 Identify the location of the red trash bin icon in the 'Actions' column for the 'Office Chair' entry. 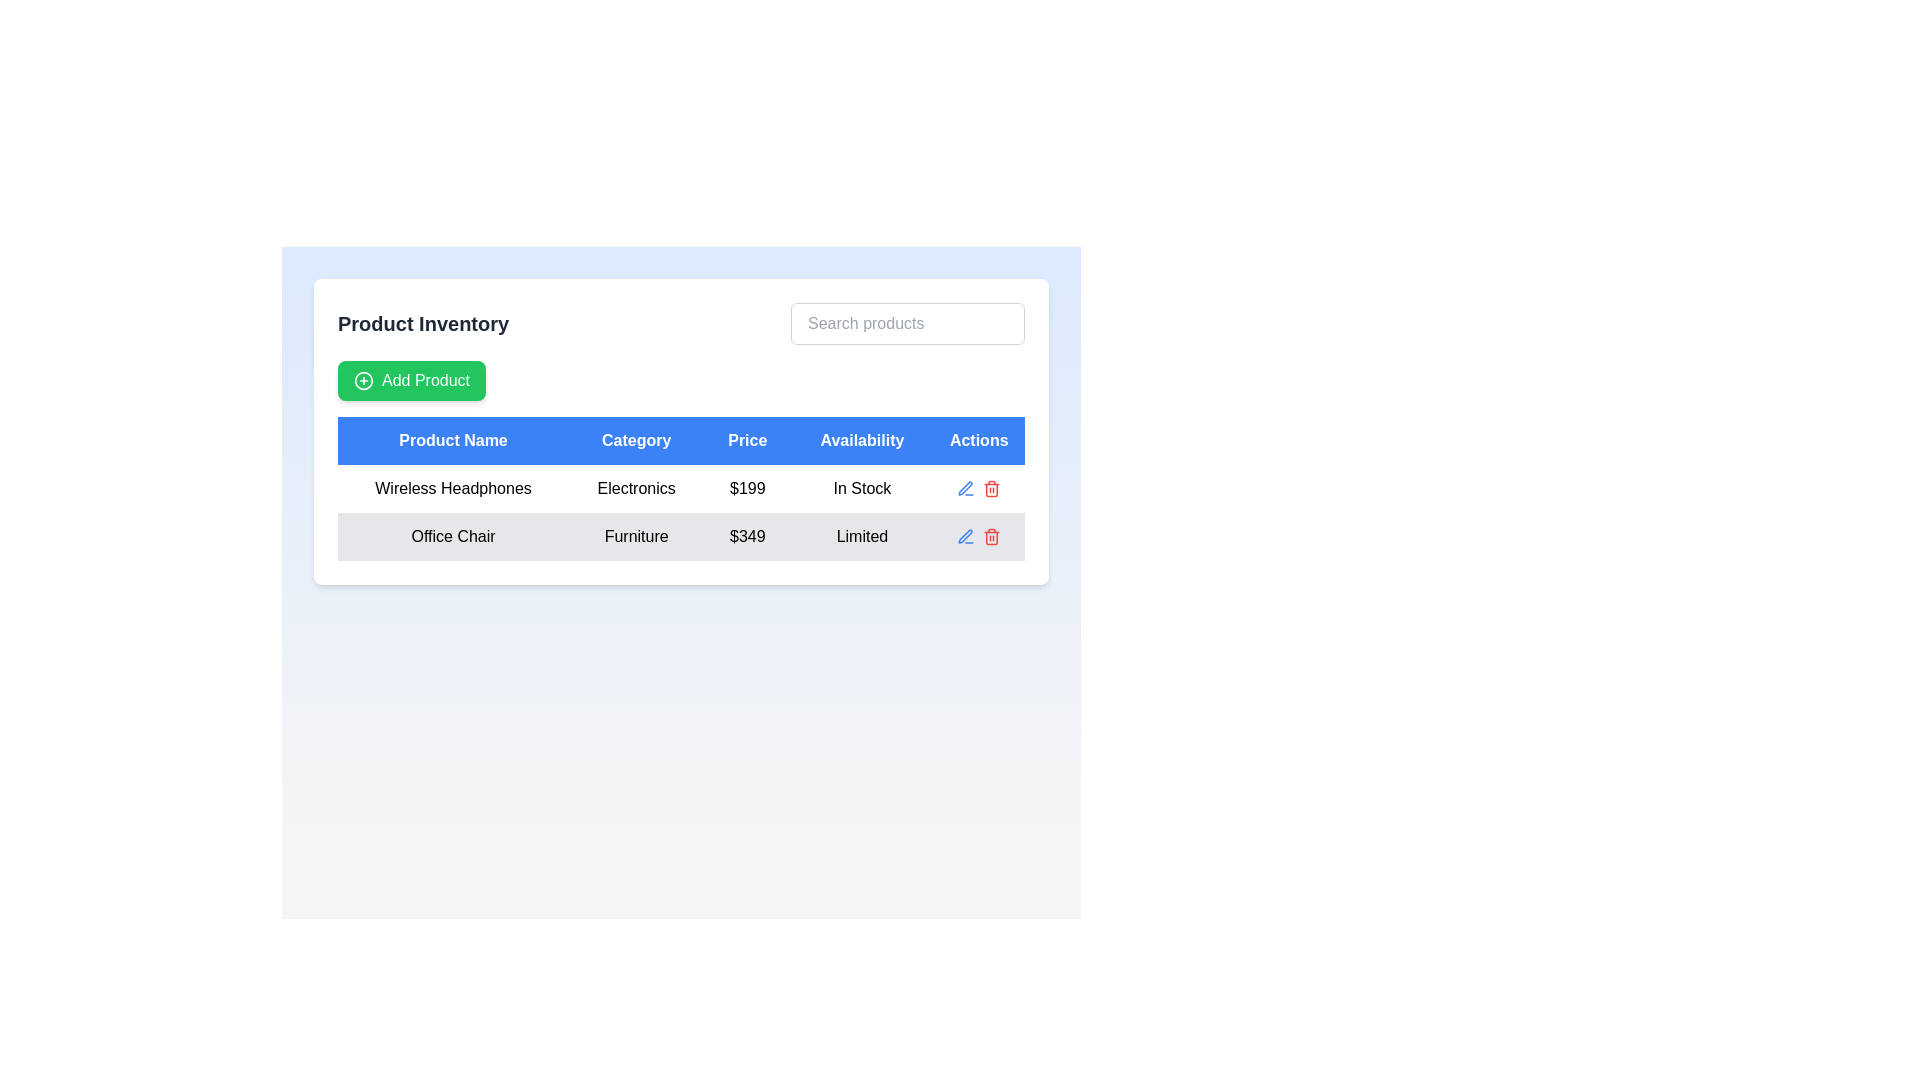
(992, 535).